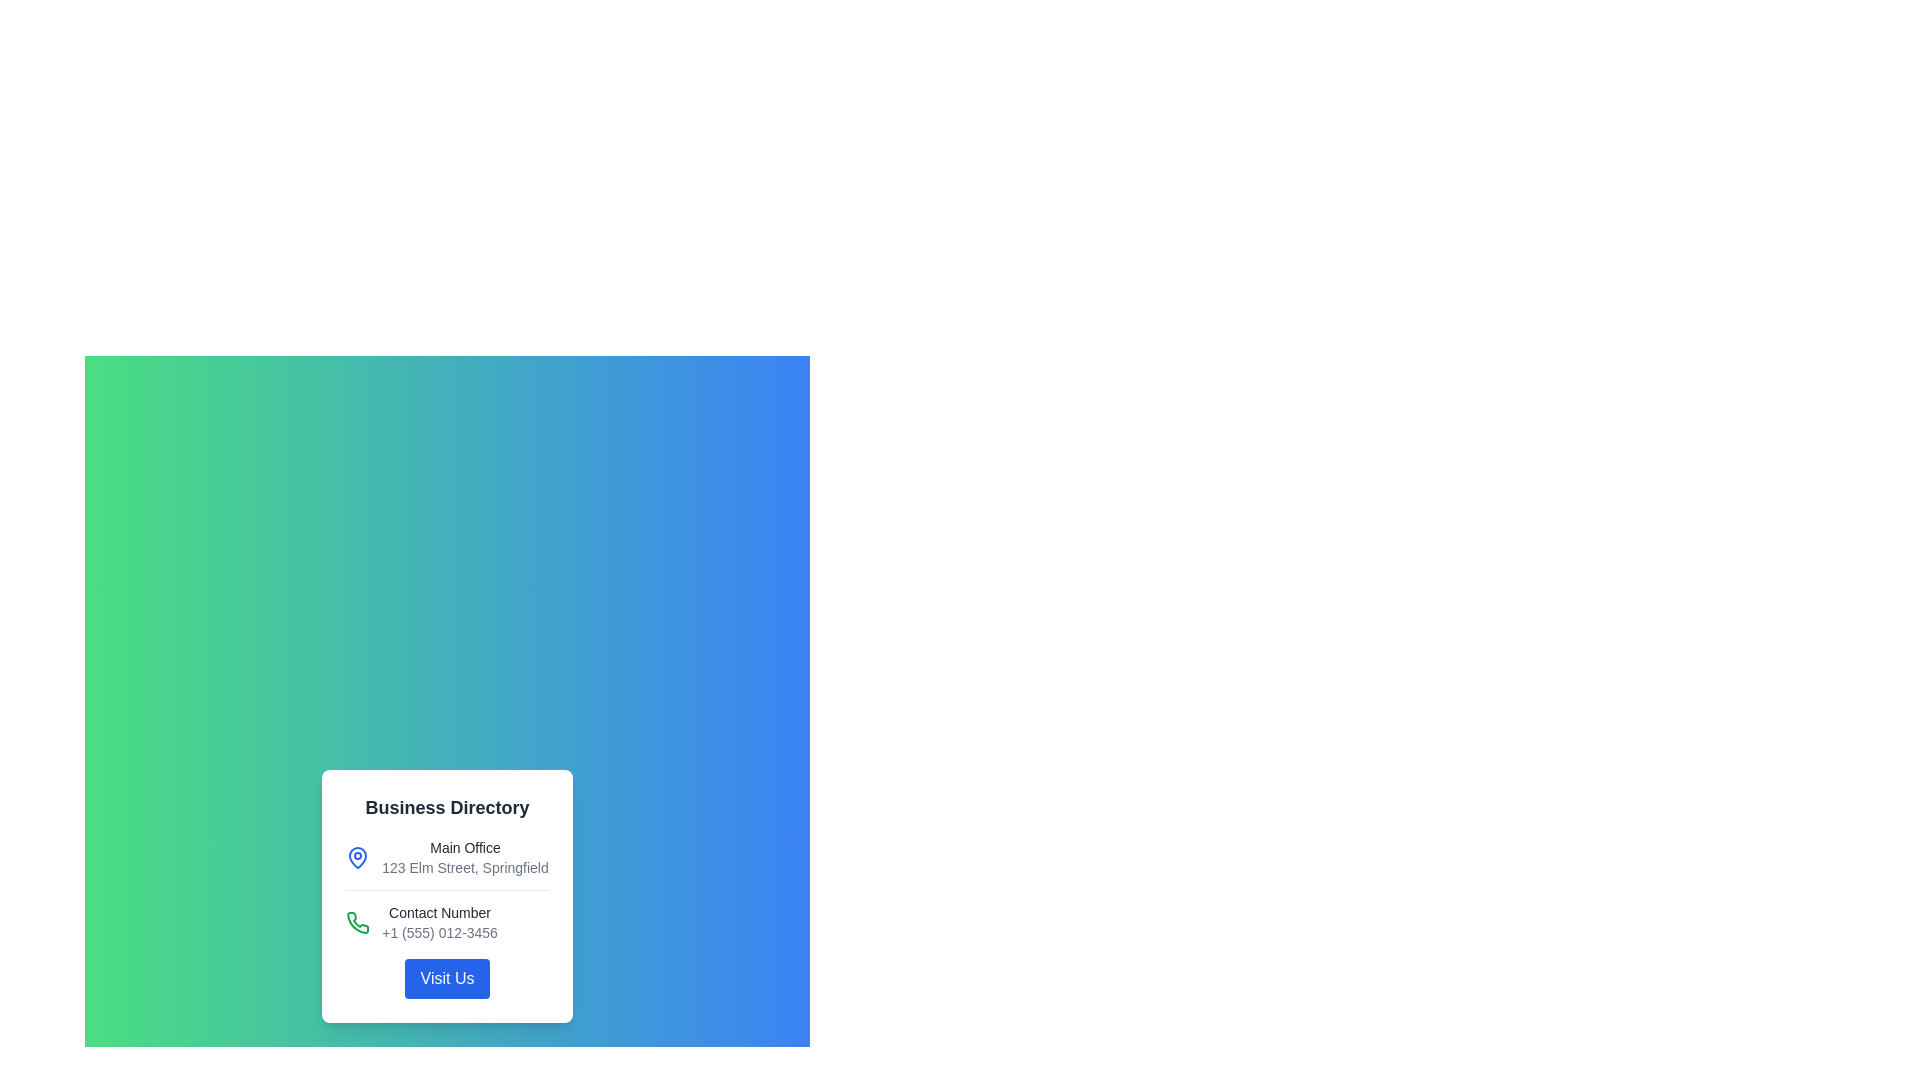 The width and height of the screenshot is (1920, 1080). Describe the element at coordinates (439, 912) in the screenshot. I see `the text label indicating the meaning of the phone number, which is positioned above the phone number text within the card component` at that location.